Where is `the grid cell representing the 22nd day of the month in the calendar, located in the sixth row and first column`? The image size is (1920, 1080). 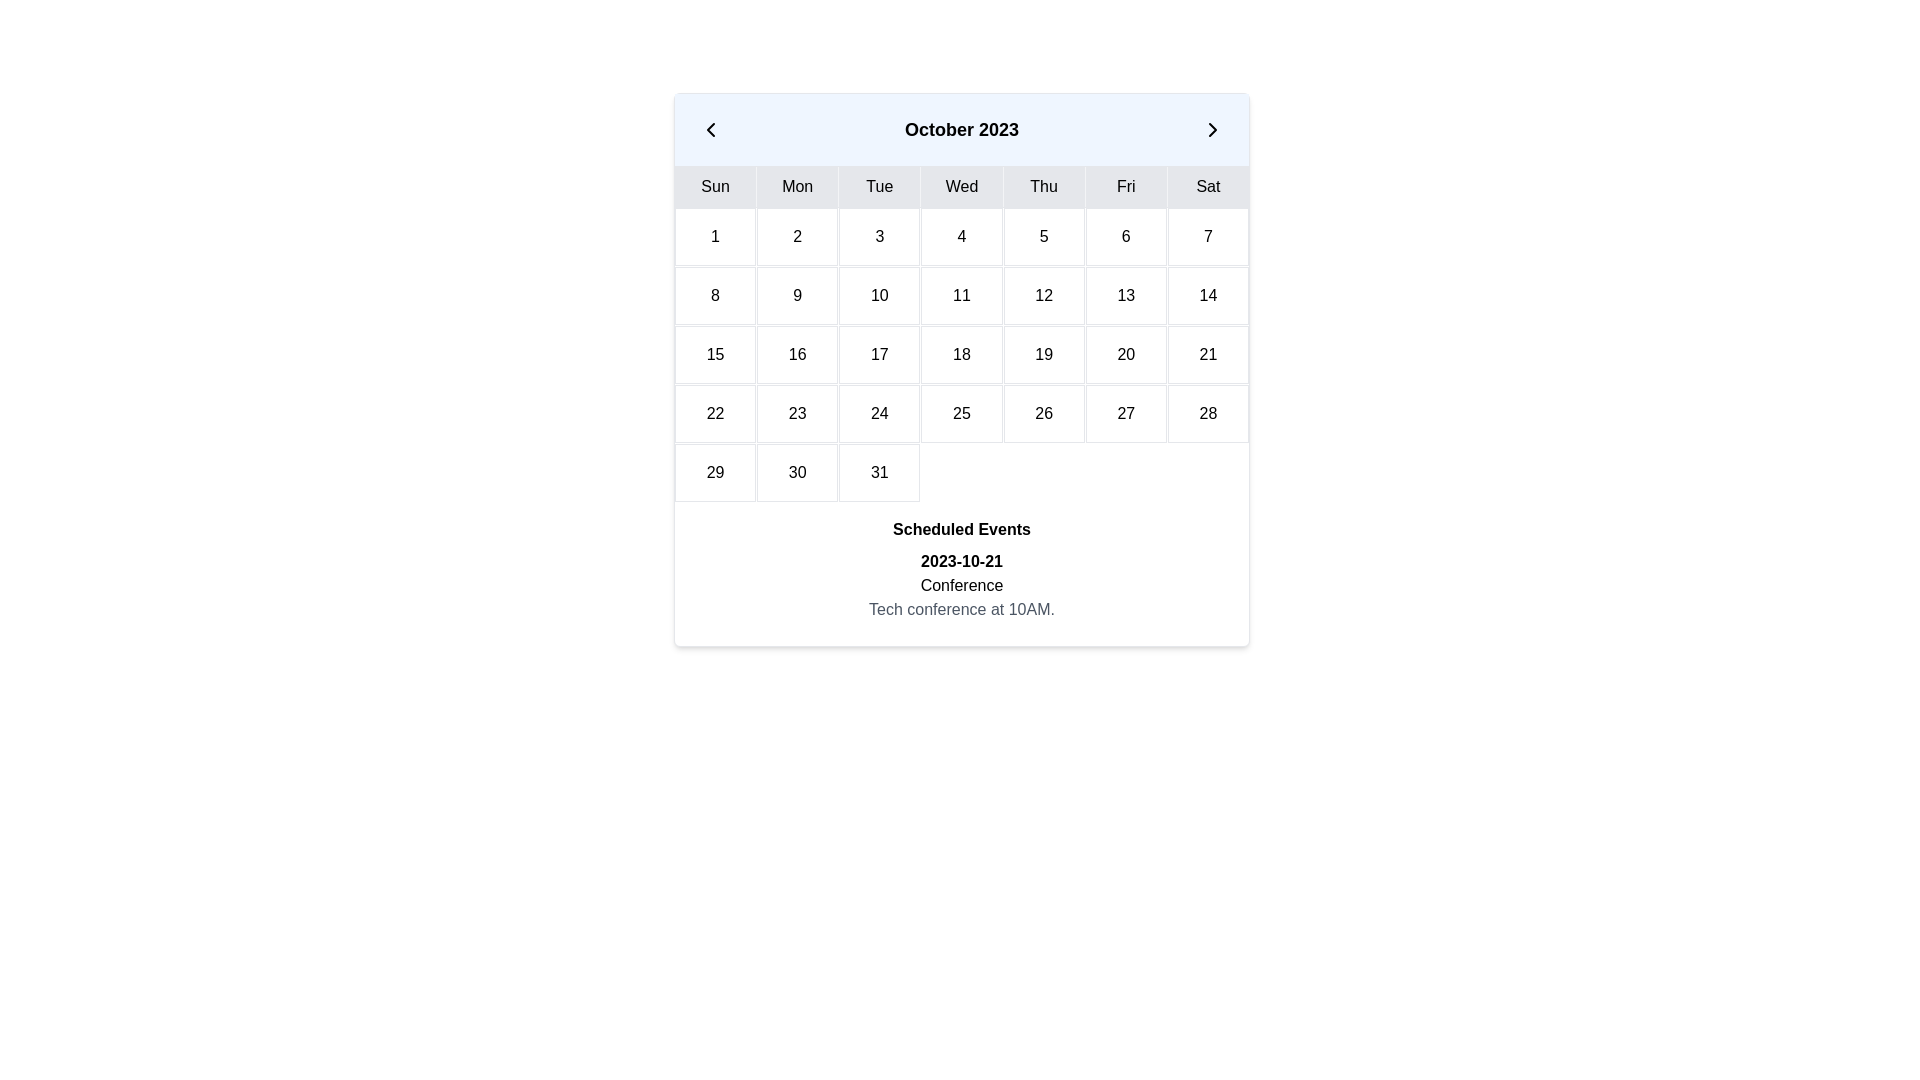
the grid cell representing the 22nd day of the month in the calendar, located in the sixth row and first column is located at coordinates (715, 412).